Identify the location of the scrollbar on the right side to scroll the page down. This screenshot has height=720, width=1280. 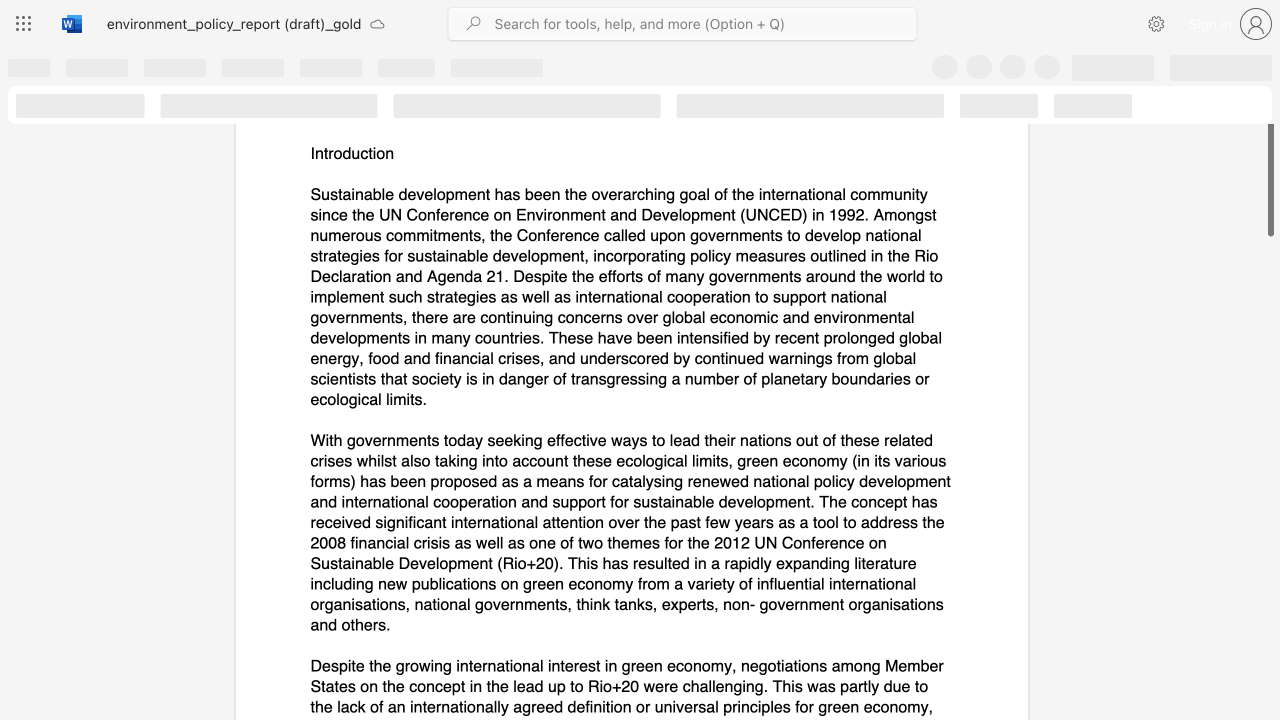
(1269, 688).